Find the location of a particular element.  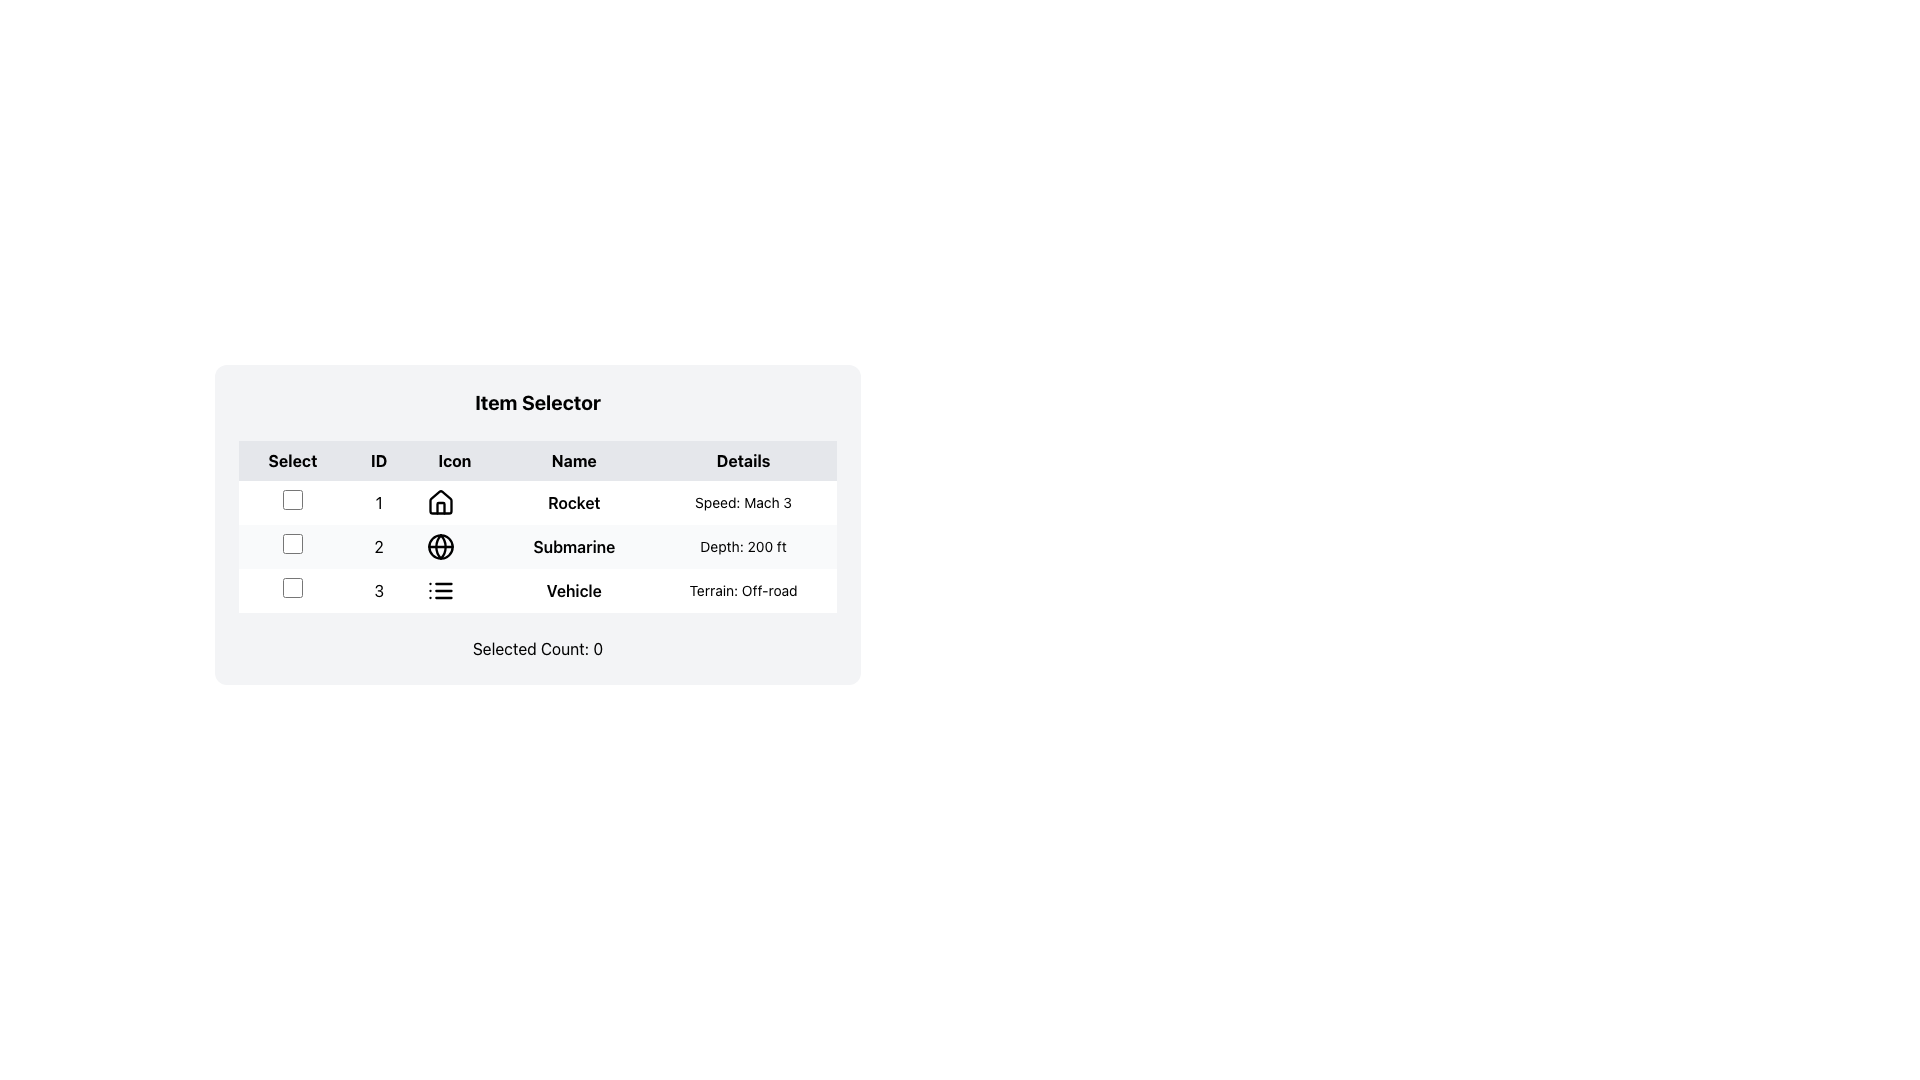

the text label displaying 'Speed: Mach 3' located in the fourth column labeled 'Details' of the table, aligned to the right of the 'Rocket' label in row '1' is located at coordinates (742, 501).